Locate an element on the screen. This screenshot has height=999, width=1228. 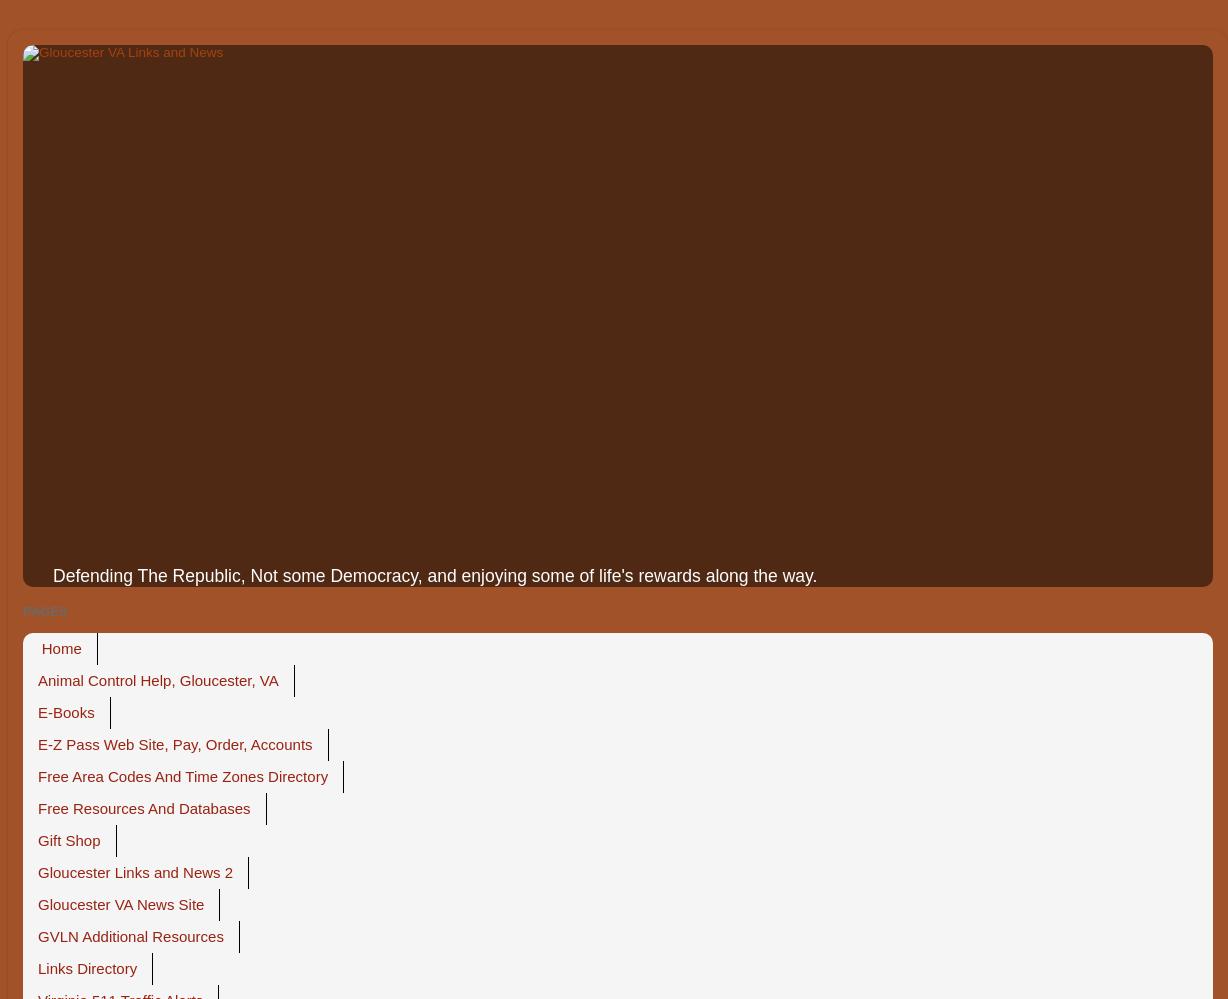
'Animal Control Help, Gloucester, VA' is located at coordinates (37, 680).